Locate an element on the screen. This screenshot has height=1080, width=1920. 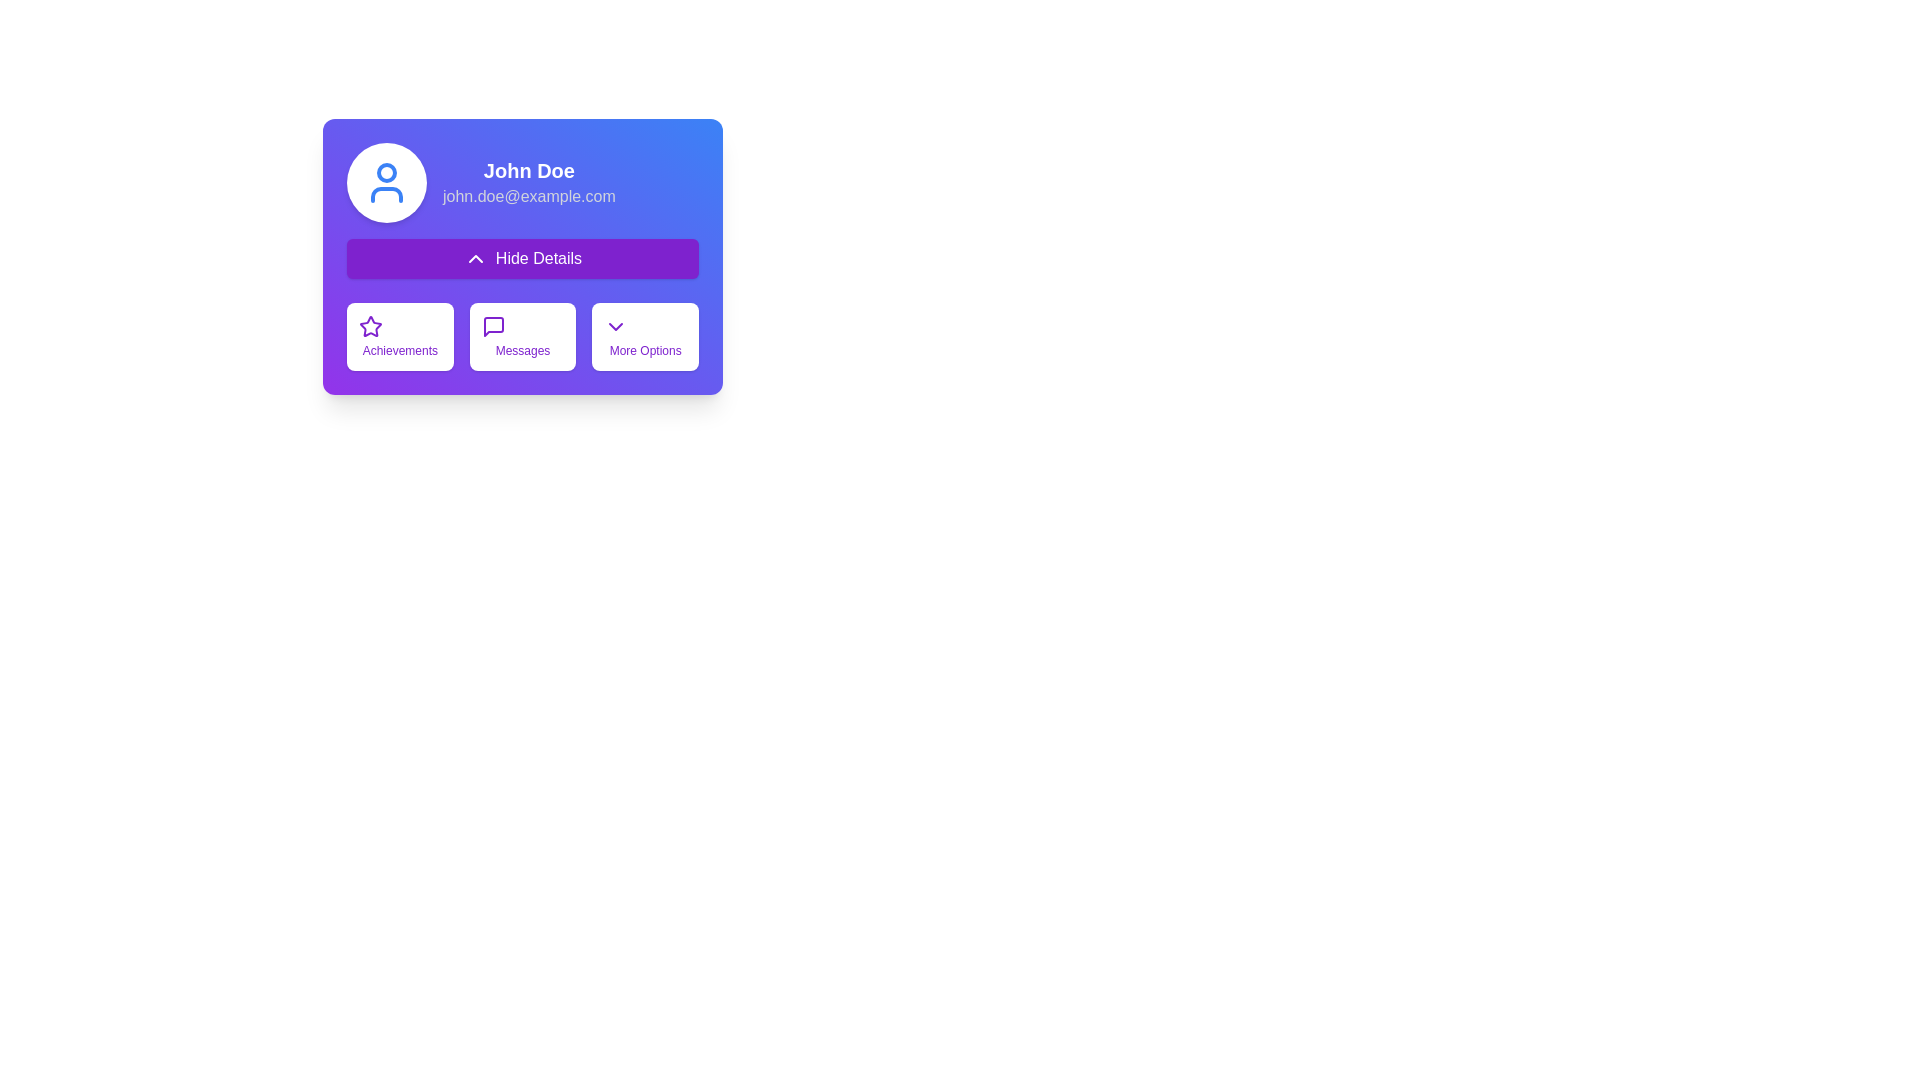
the downward-facing chevron icon located within the 'More Options' button is located at coordinates (614, 326).